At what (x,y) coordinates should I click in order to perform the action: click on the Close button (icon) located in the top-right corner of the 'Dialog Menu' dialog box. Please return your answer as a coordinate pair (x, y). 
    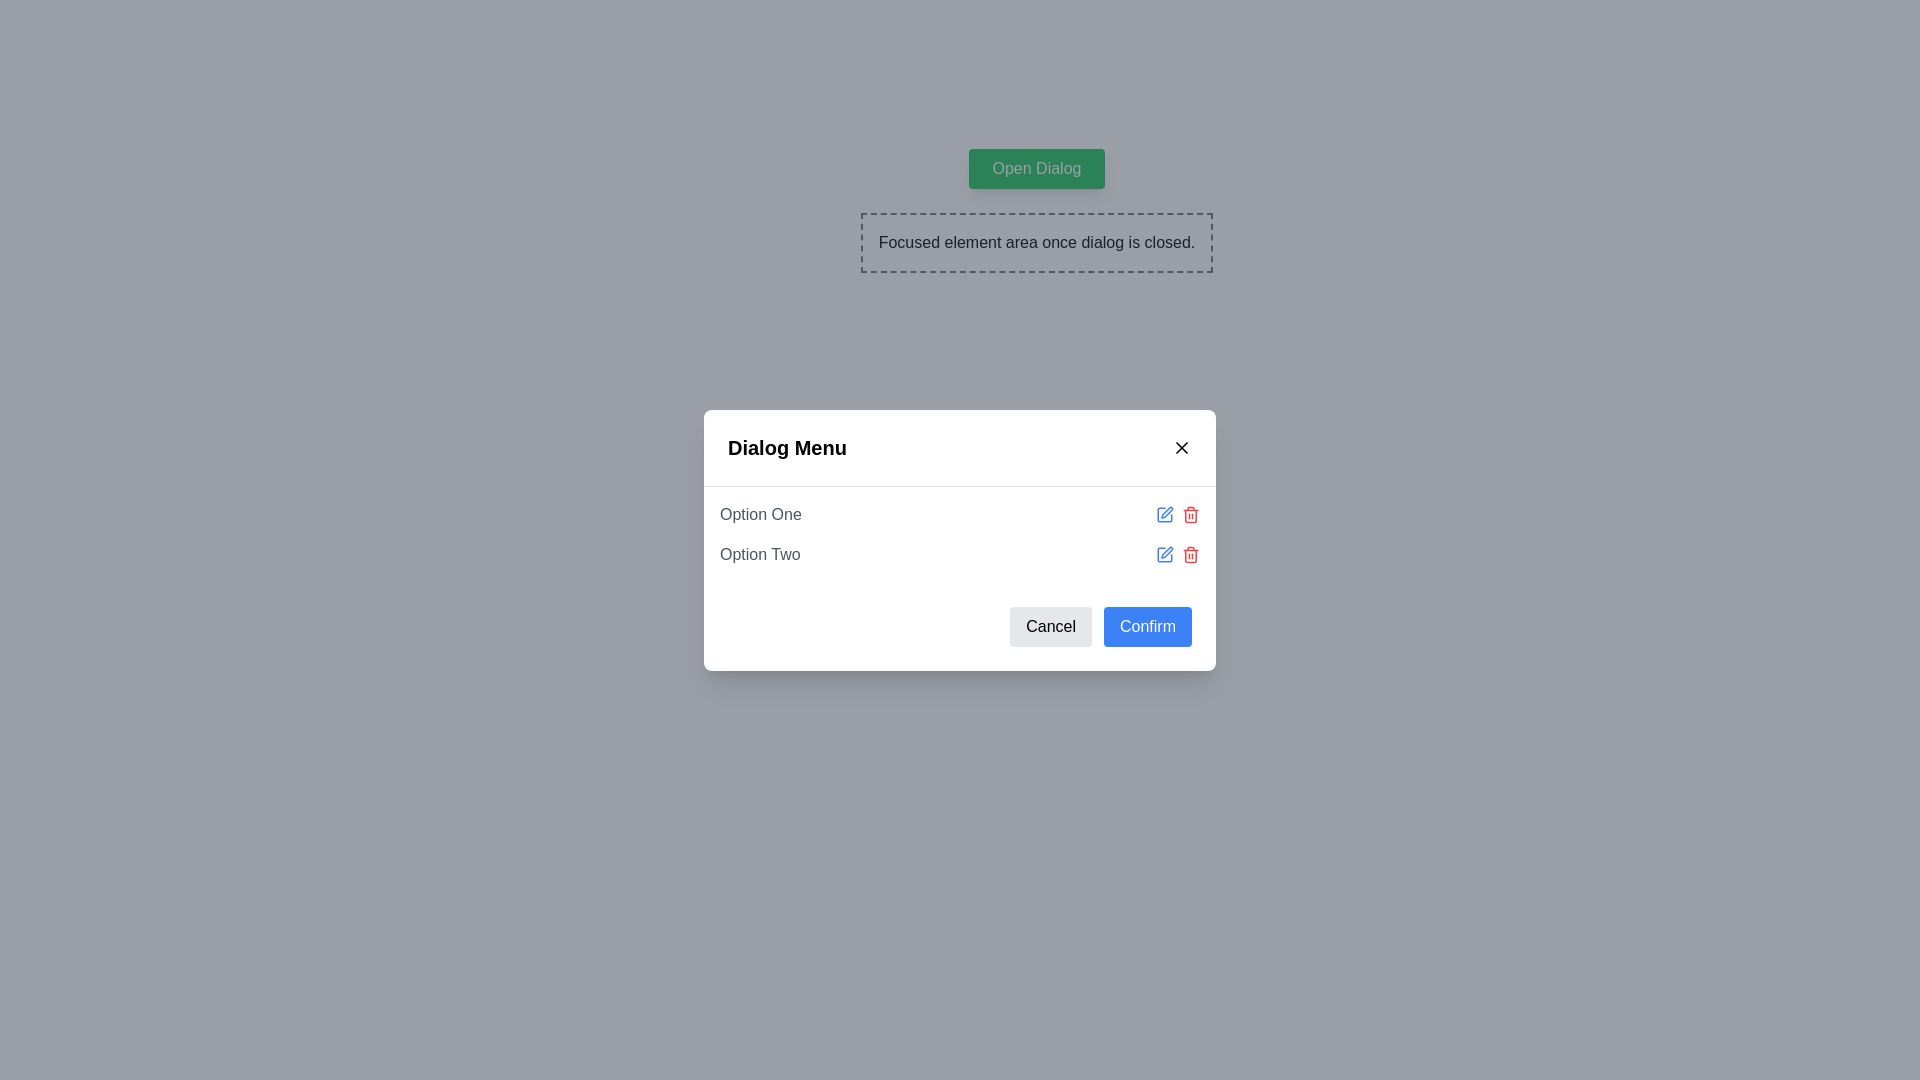
    Looking at the image, I should click on (1181, 446).